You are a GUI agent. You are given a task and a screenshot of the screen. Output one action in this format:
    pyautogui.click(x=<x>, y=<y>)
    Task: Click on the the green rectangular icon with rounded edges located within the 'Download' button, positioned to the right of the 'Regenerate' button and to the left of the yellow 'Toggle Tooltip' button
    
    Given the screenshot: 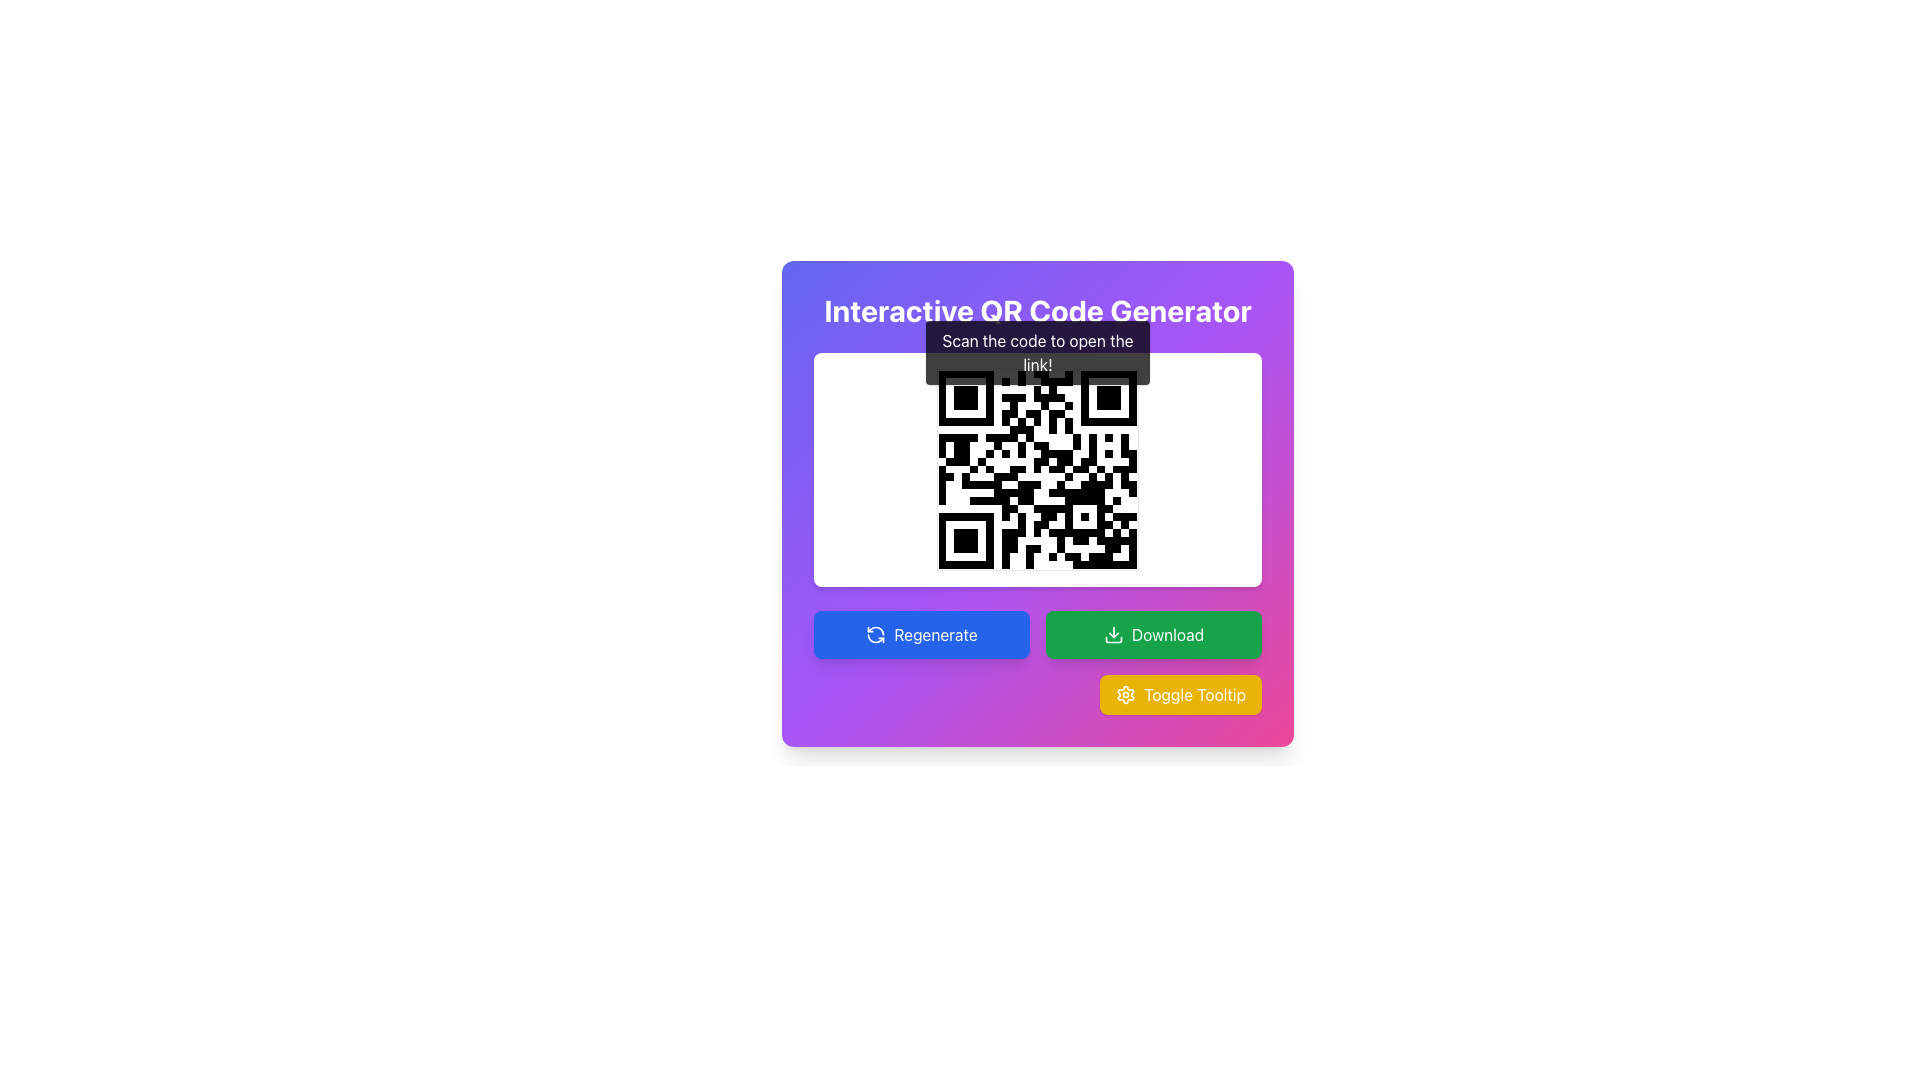 What is the action you would take?
    pyautogui.click(x=1112, y=640)
    